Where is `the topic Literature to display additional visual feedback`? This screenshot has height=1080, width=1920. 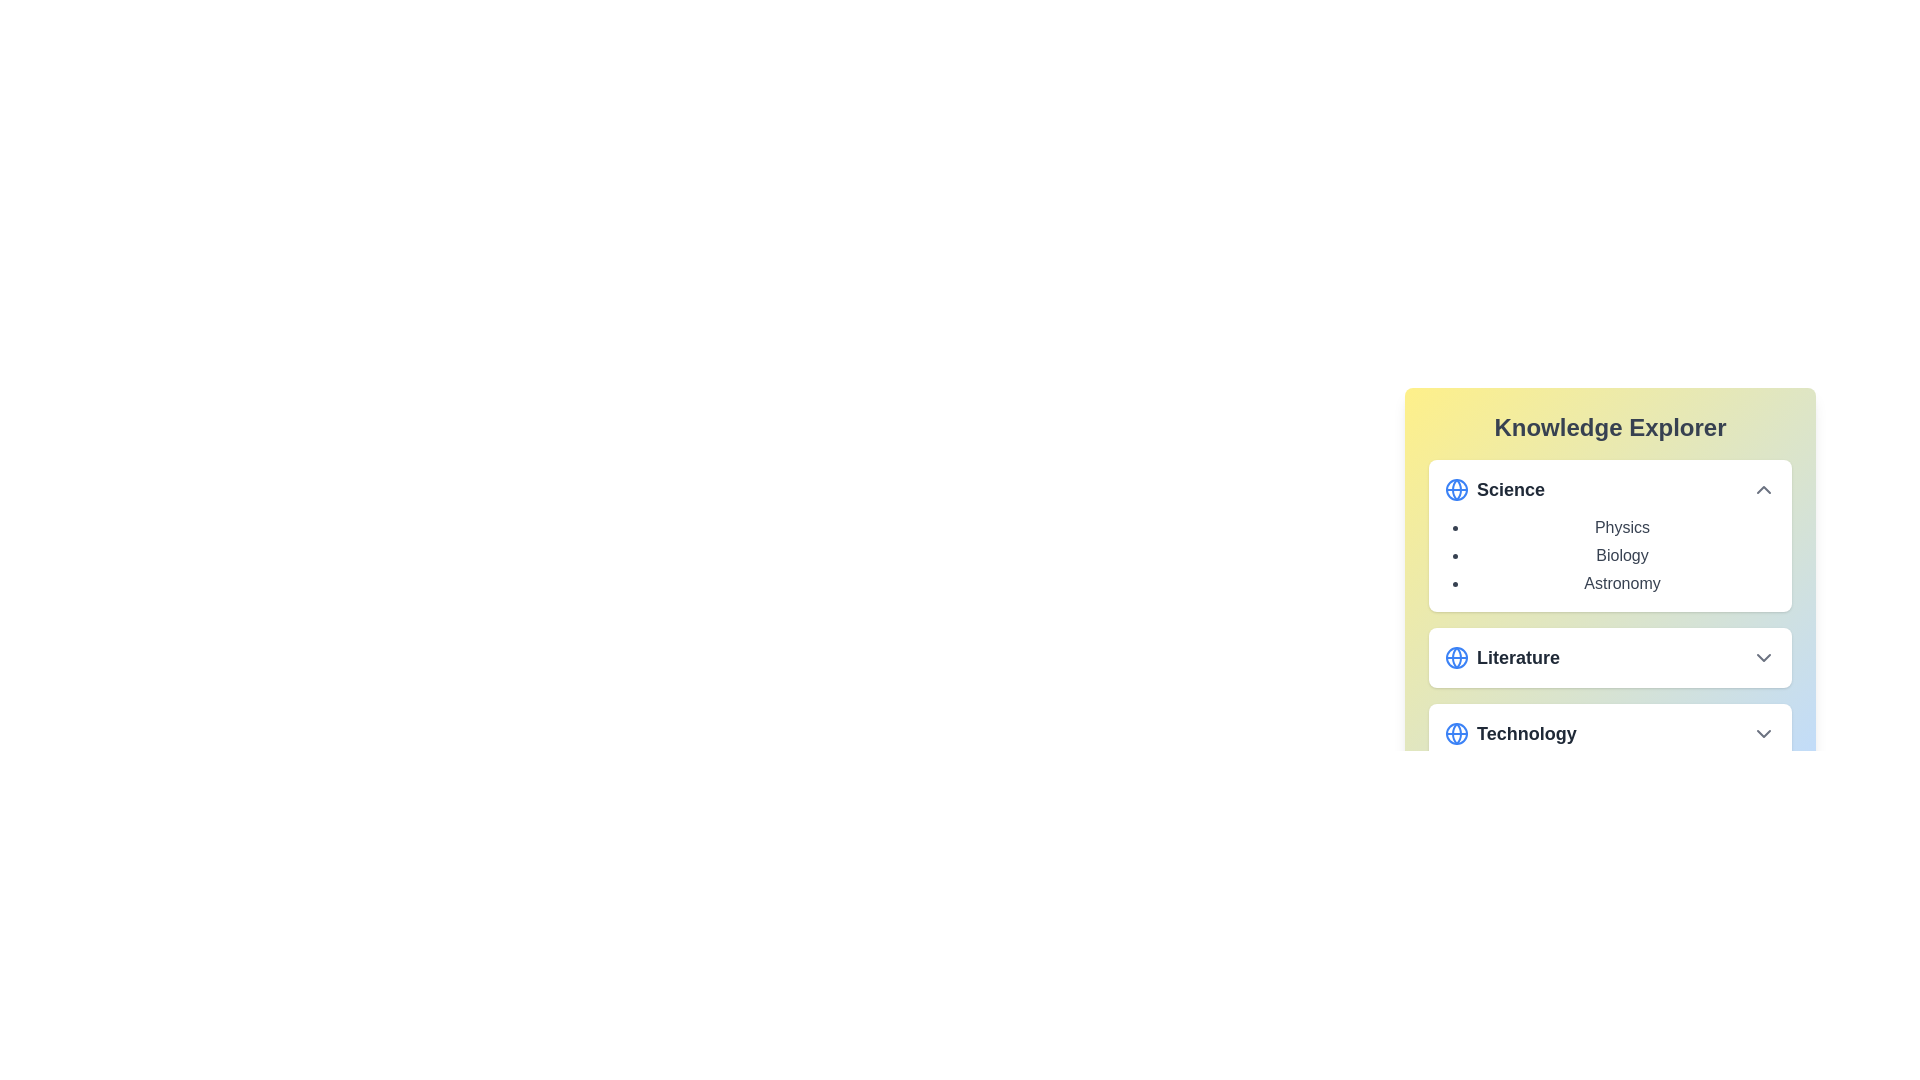 the topic Literature to display additional visual feedback is located at coordinates (1610, 658).